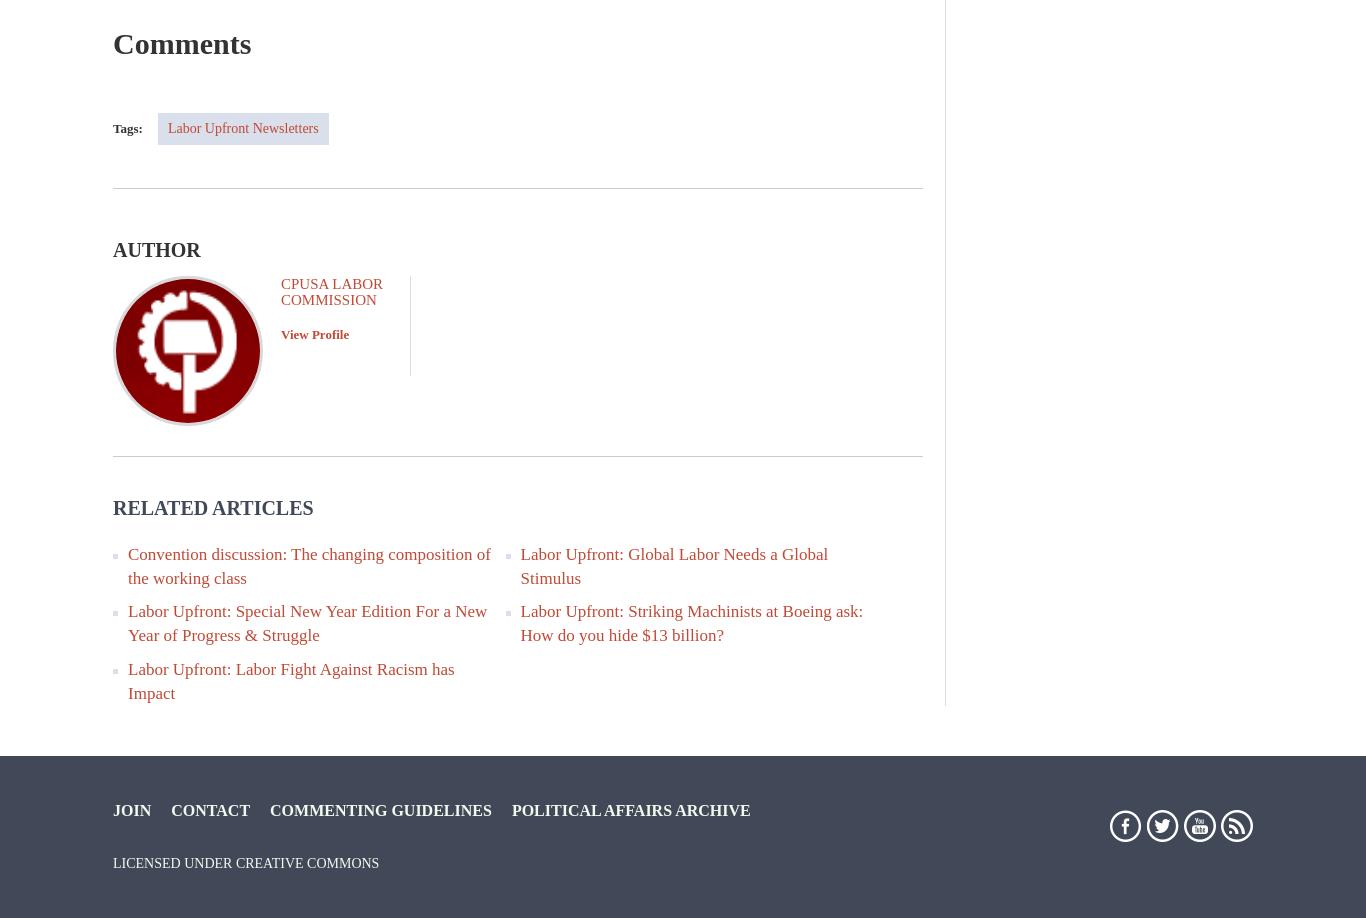  I want to click on 'CPUSA Labor Commission', so click(280, 289).